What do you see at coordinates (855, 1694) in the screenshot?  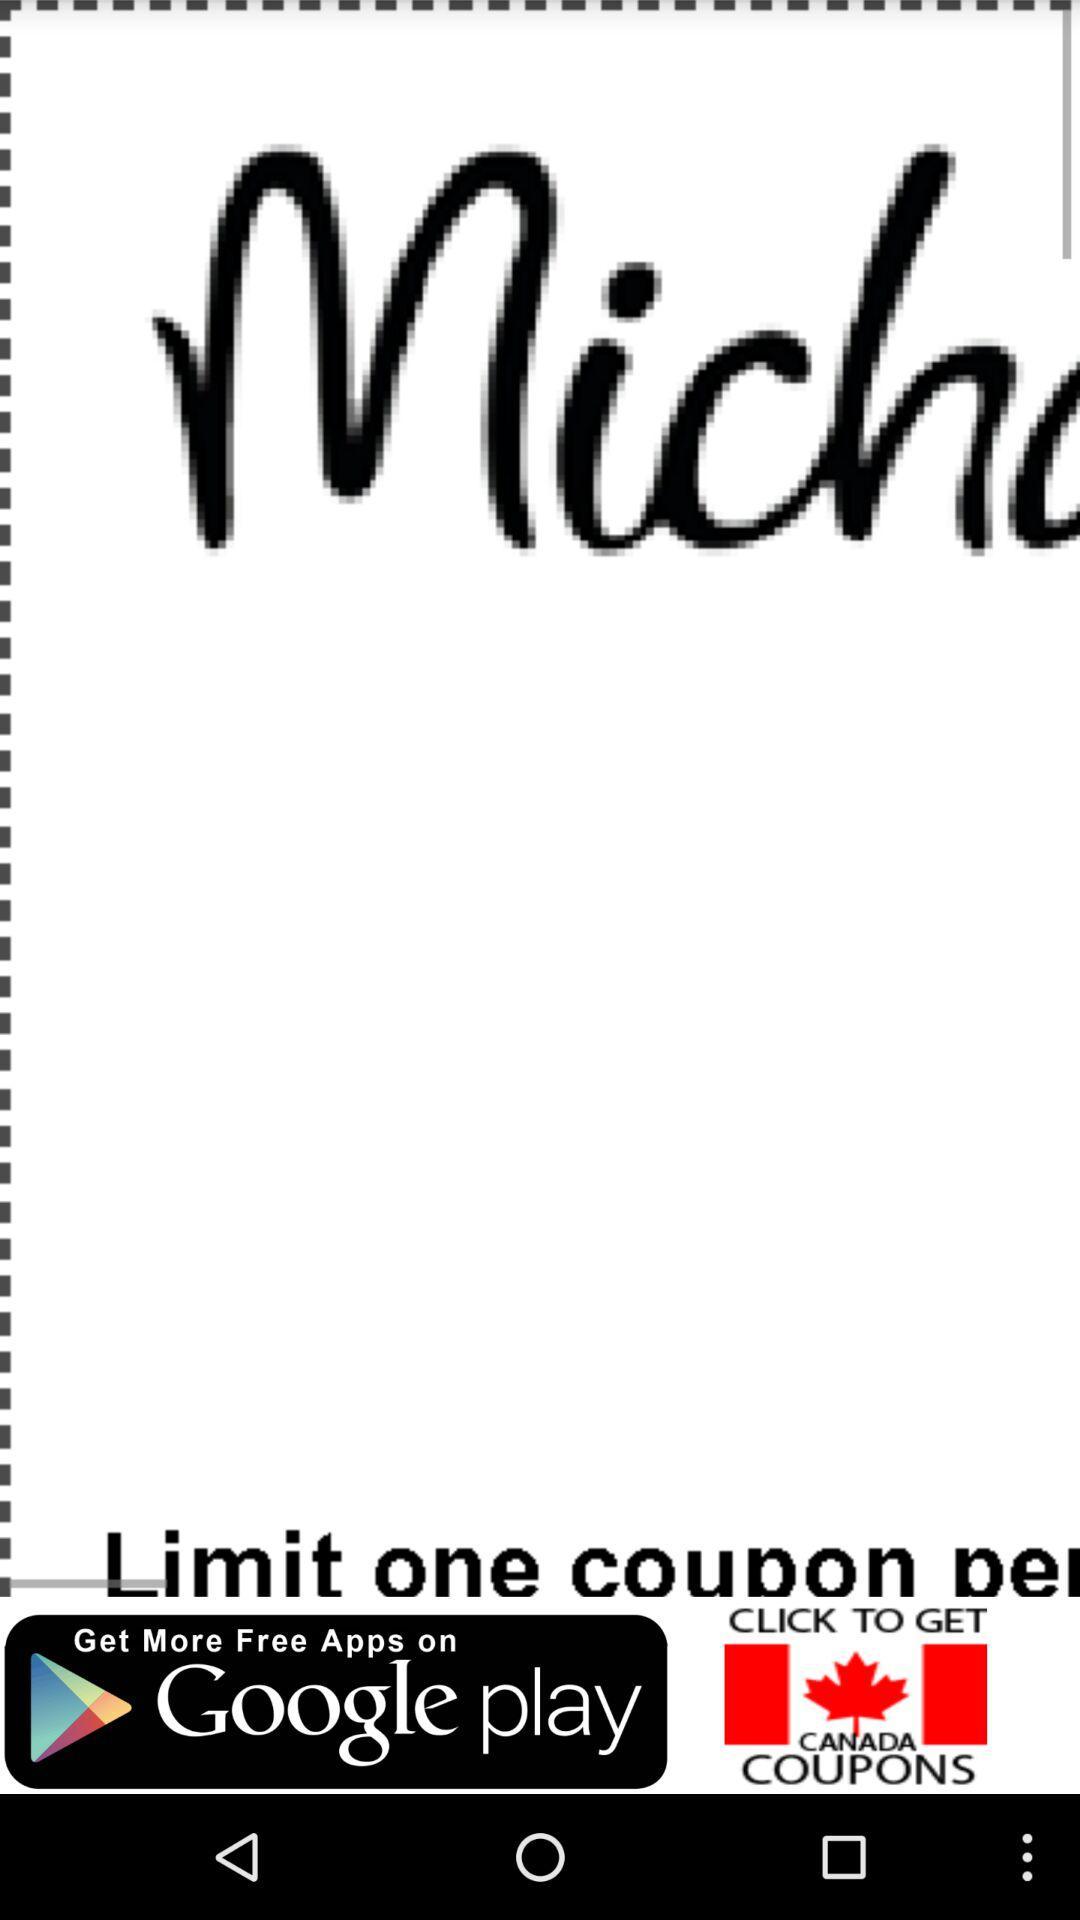 I see `advertisement` at bounding box center [855, 1694].